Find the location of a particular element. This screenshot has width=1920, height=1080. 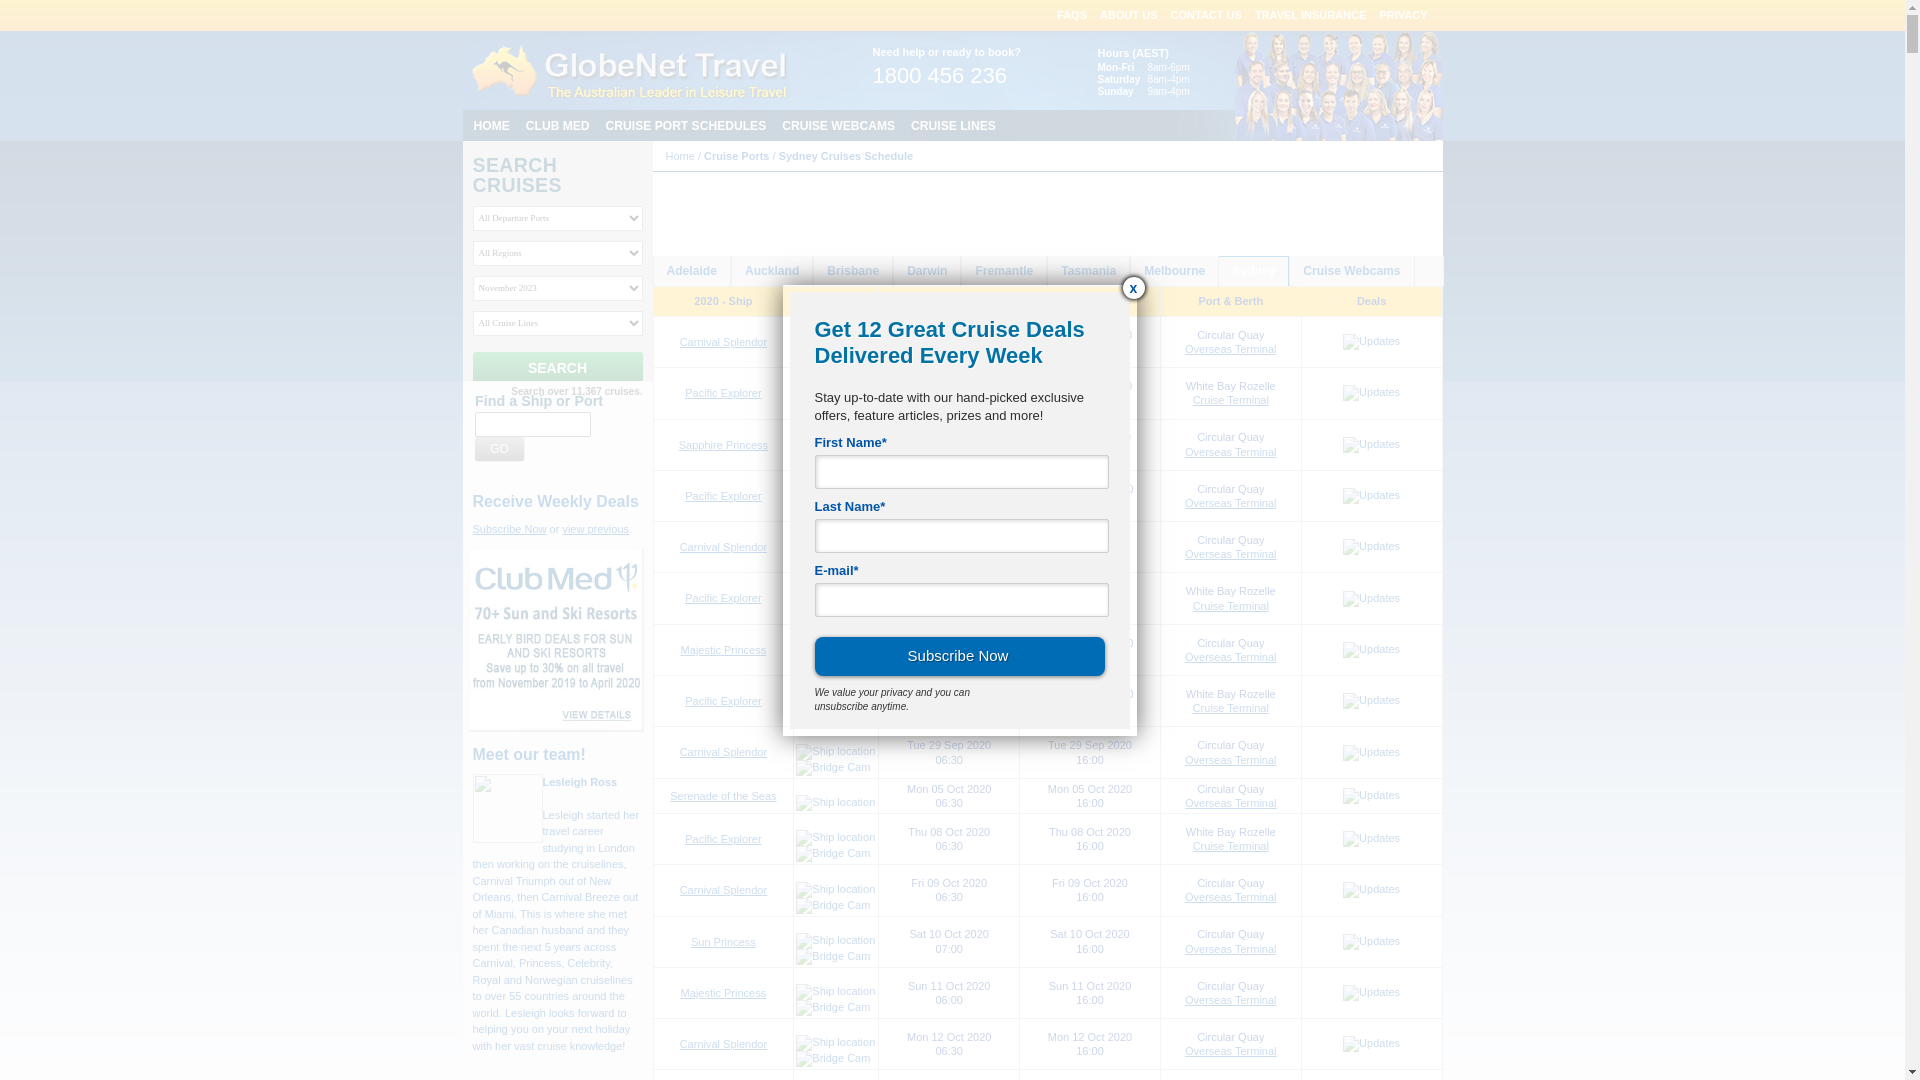

'Updates' is located at coordinates (1343, 889).